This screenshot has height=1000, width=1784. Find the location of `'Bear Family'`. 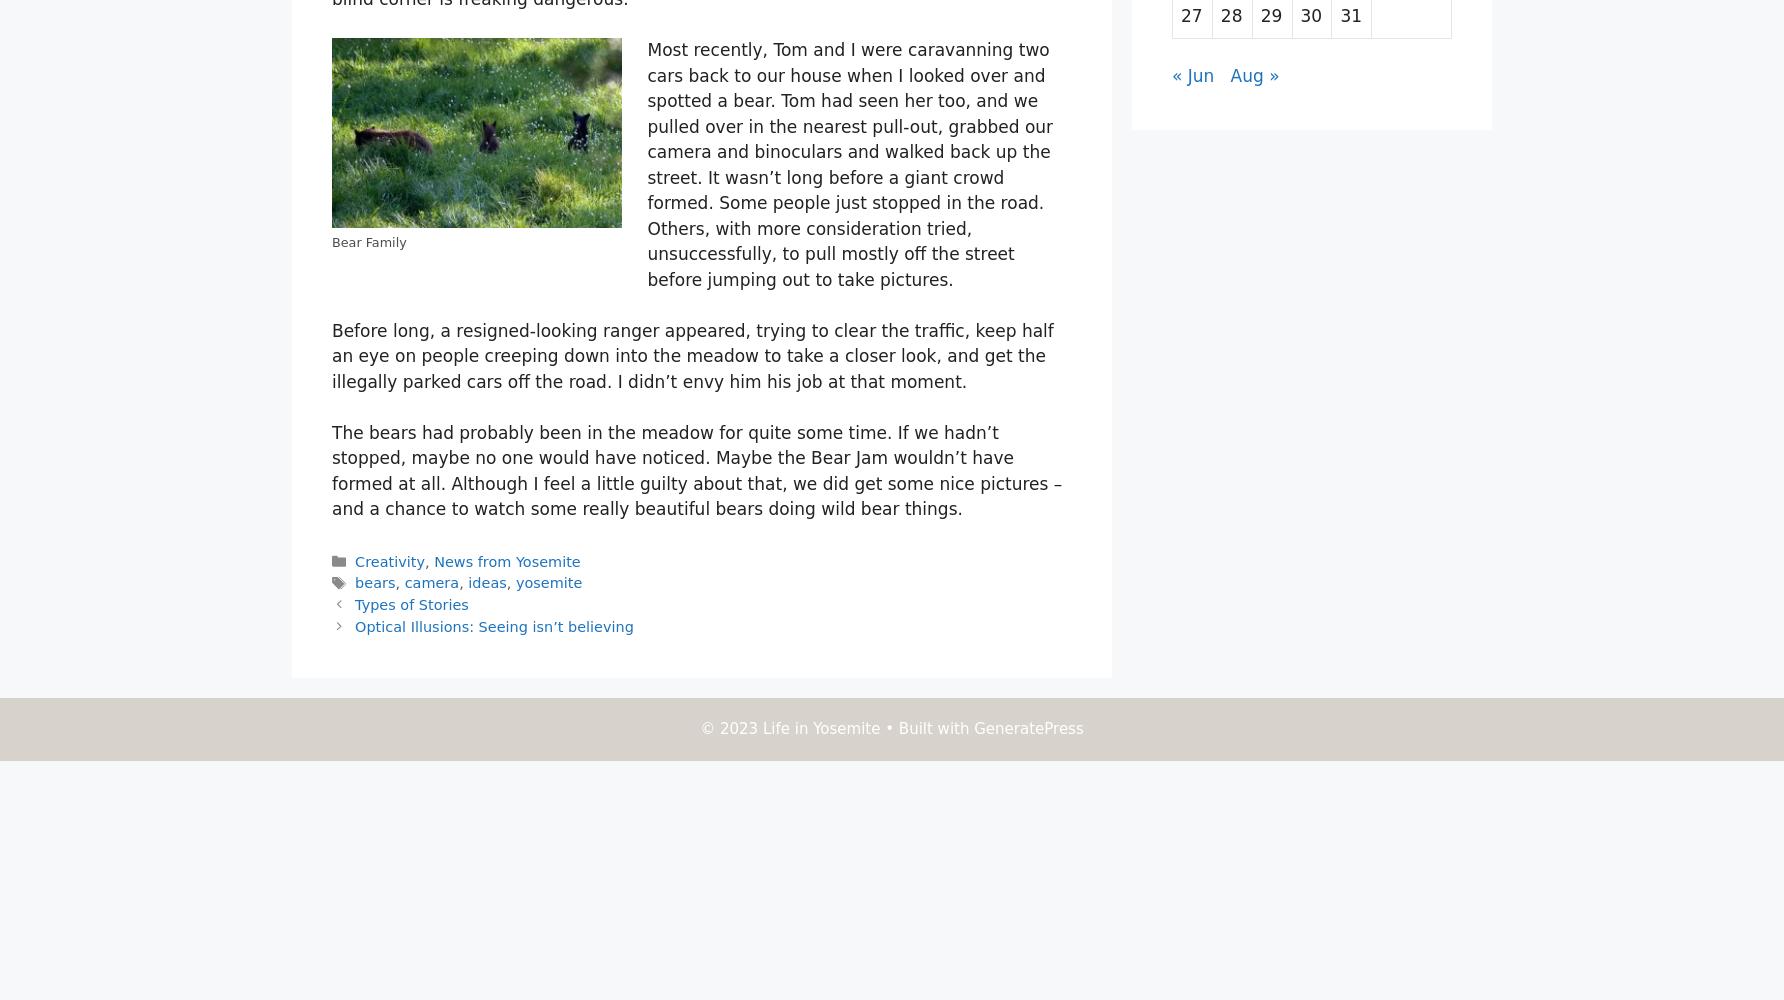

'Bear Family' is located at coordinates (367, 240).